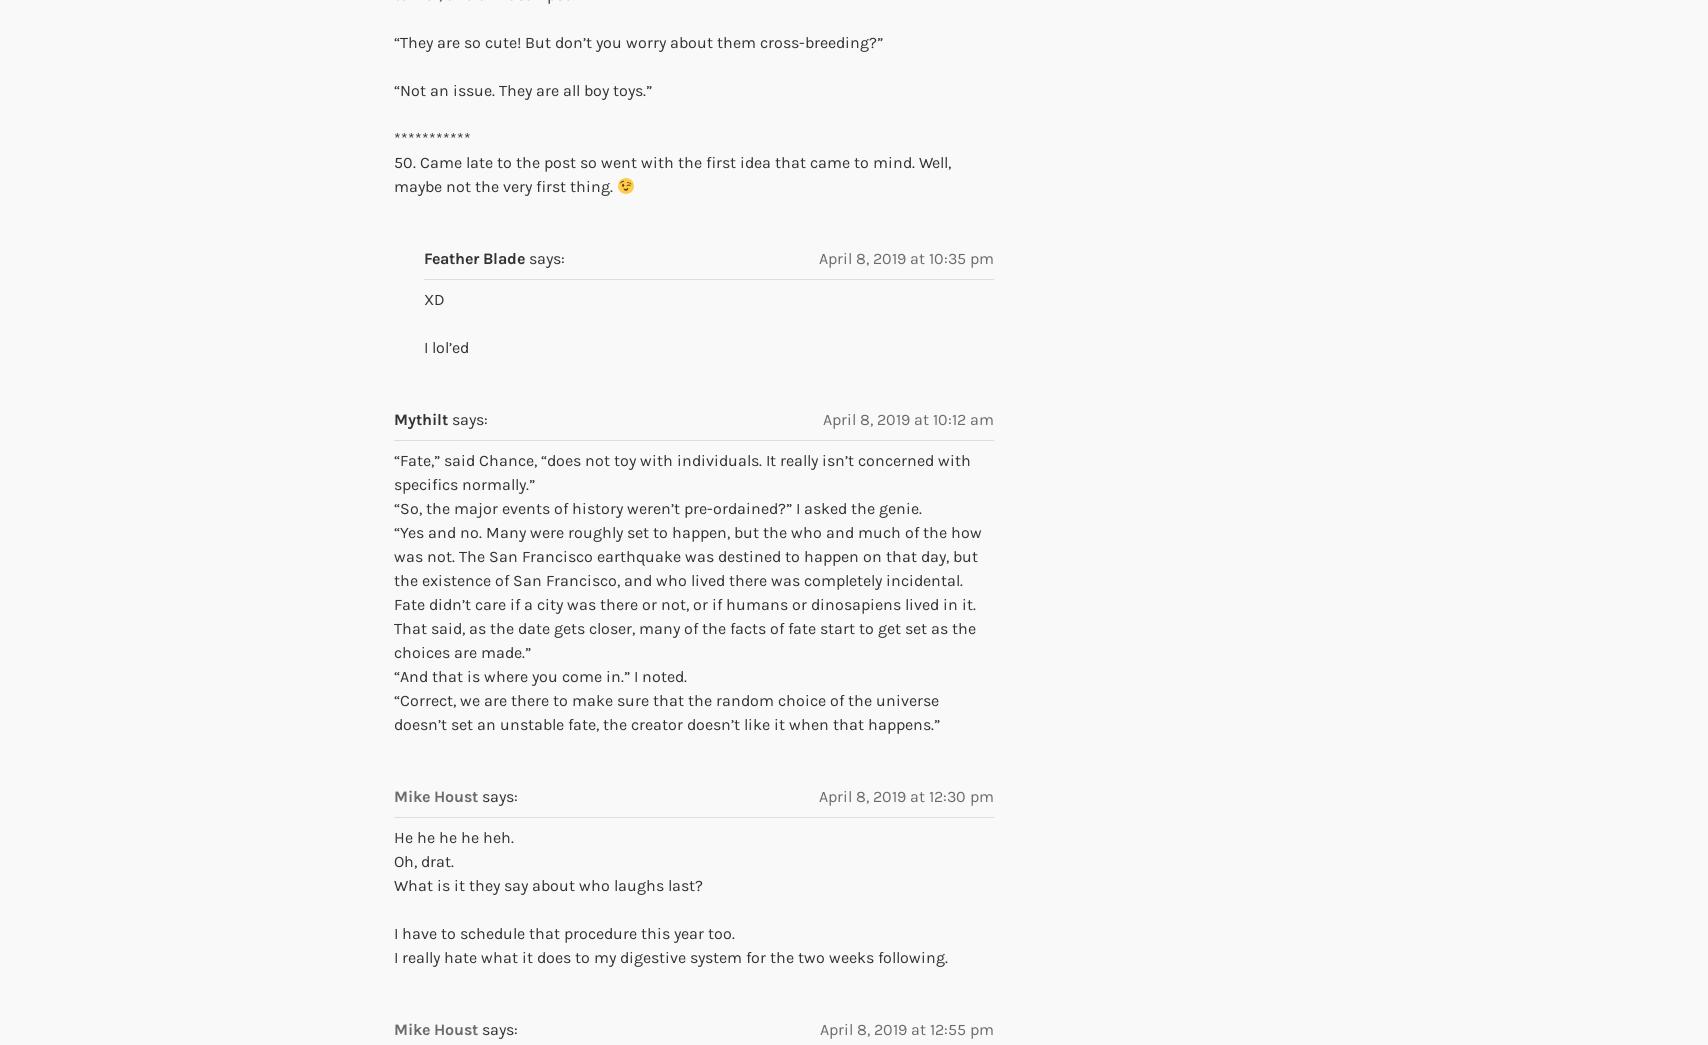 The image size is (1708, 1045). Describe the element at coordinates (394, 40) in the screenshot. I see `'“They are so cute!  But  don’t you worry about them cross-breeding?”'` at that location.